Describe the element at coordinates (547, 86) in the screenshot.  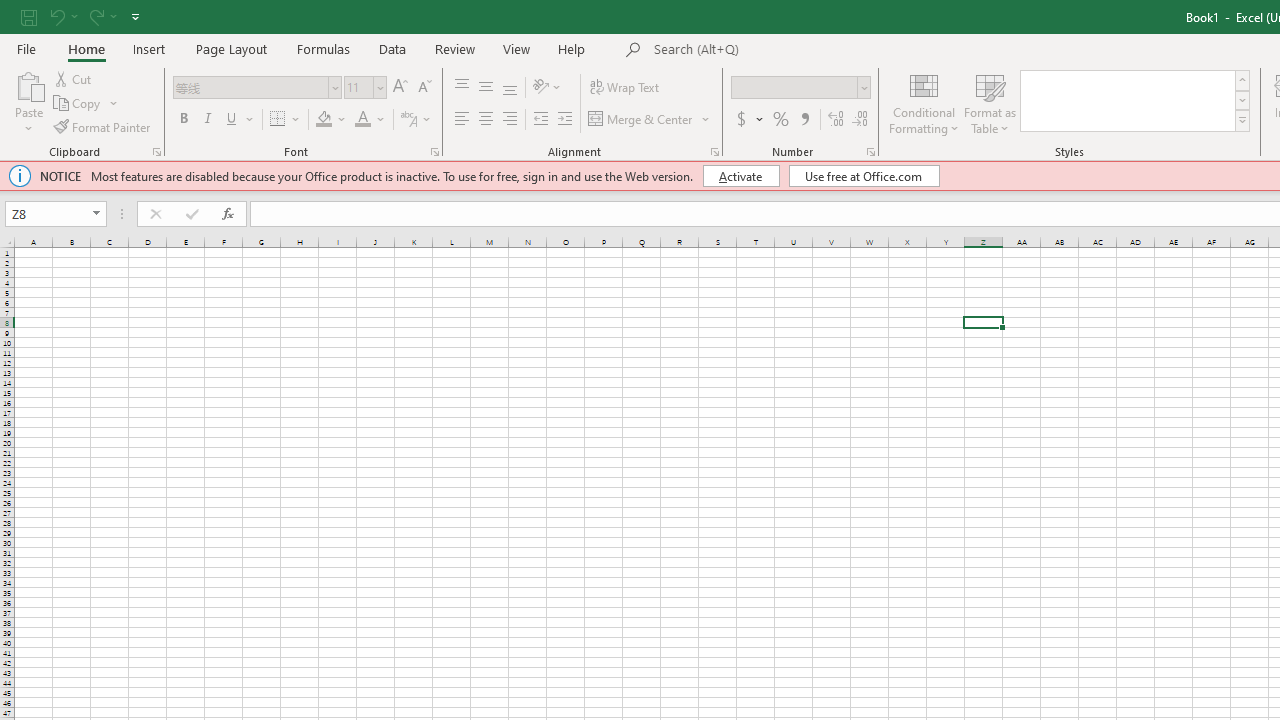
I see `'Orientation'` at that location.